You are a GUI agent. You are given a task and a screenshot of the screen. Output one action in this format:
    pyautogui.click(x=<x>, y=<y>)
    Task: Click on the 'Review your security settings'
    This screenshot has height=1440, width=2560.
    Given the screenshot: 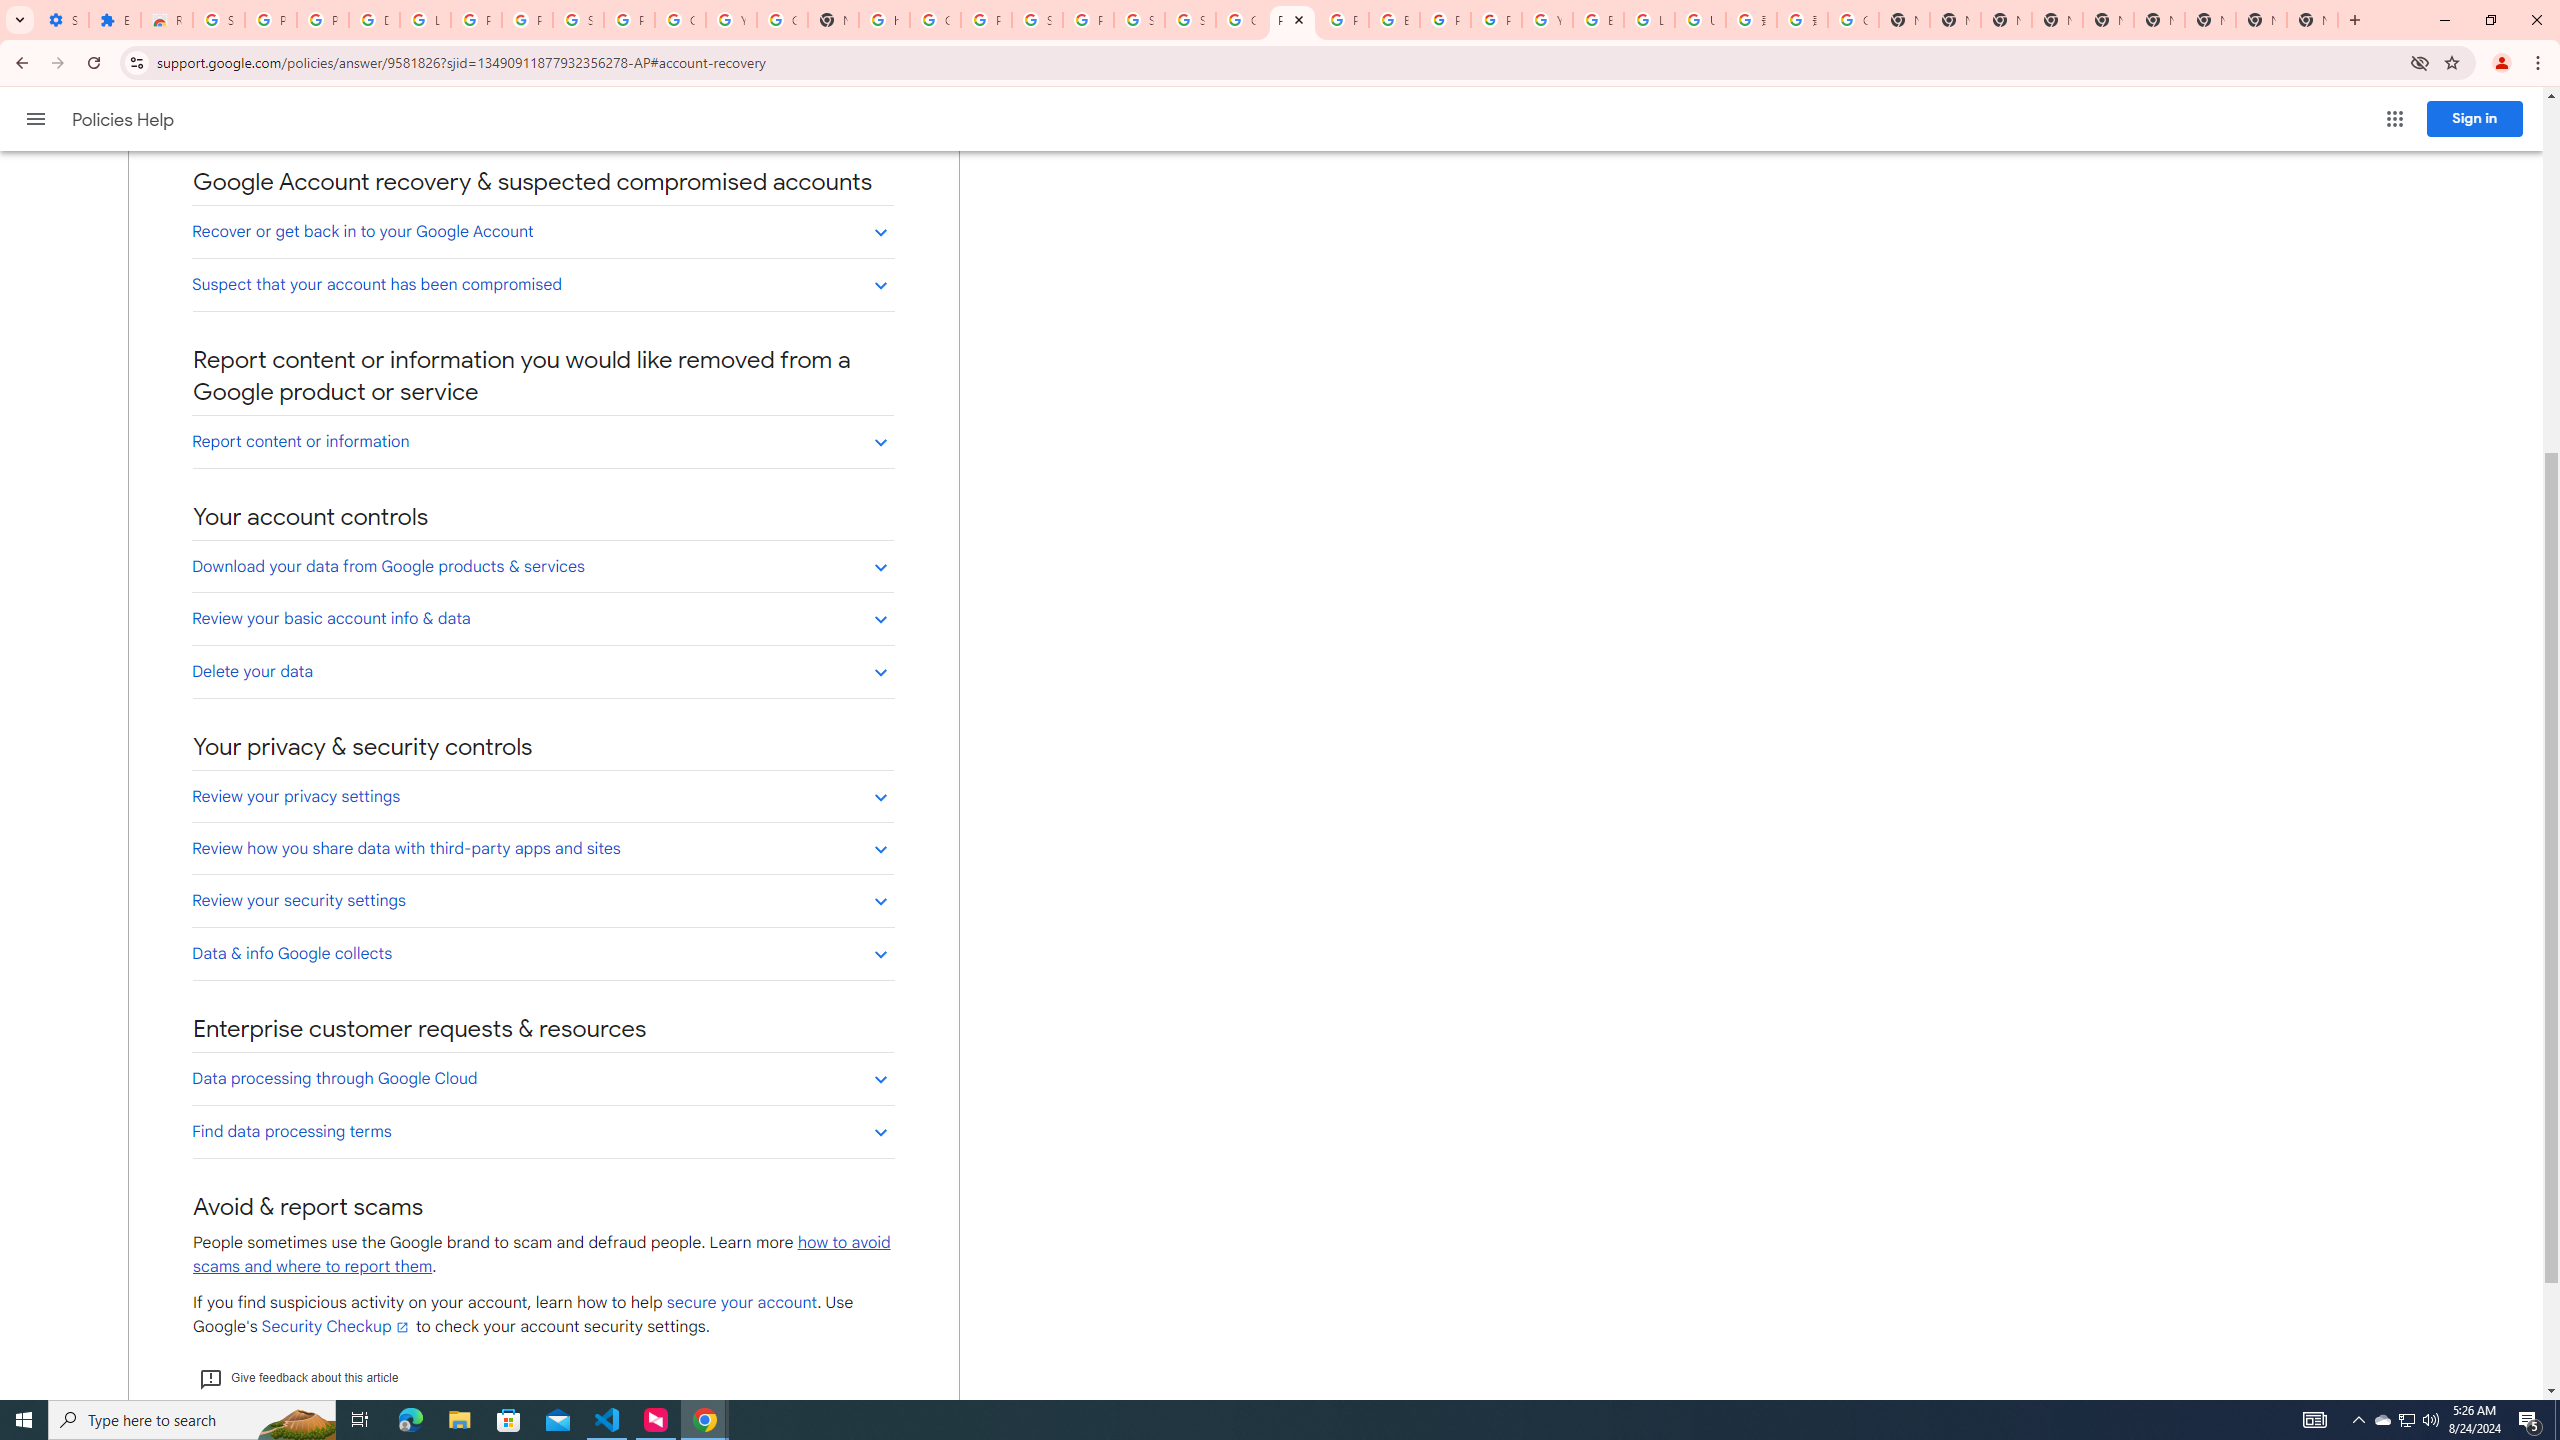 What is the action you would take?
    pyautogui.click(x=542, y=900)
    